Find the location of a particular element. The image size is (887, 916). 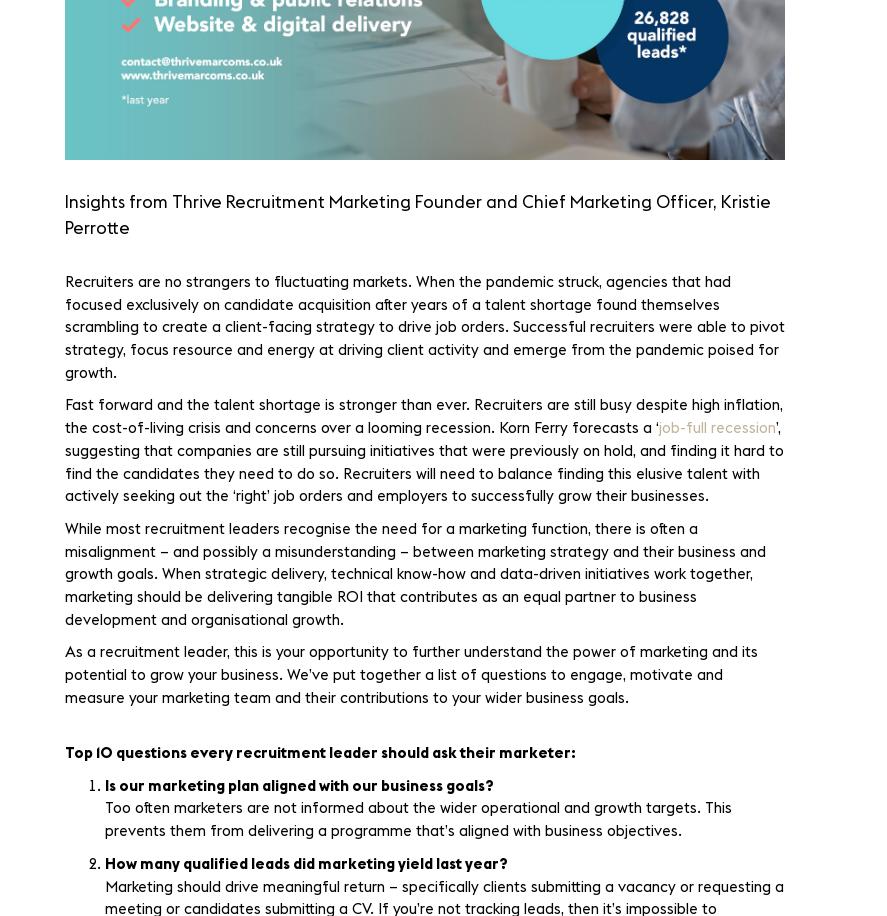

'Recruiters are no strangers to fluctuating markets. When the pandemic struck, agencies that had focused exclusively on candidate acquisition after years of a talent shortage found themselves scrambling to create a client-facing strategy to drive job orders. Successful recruiters were able to pivot strategy, focus resource and energy at driving client activity and emerge from the pandemic poised for growth.' is located at coordinates (424, 326).